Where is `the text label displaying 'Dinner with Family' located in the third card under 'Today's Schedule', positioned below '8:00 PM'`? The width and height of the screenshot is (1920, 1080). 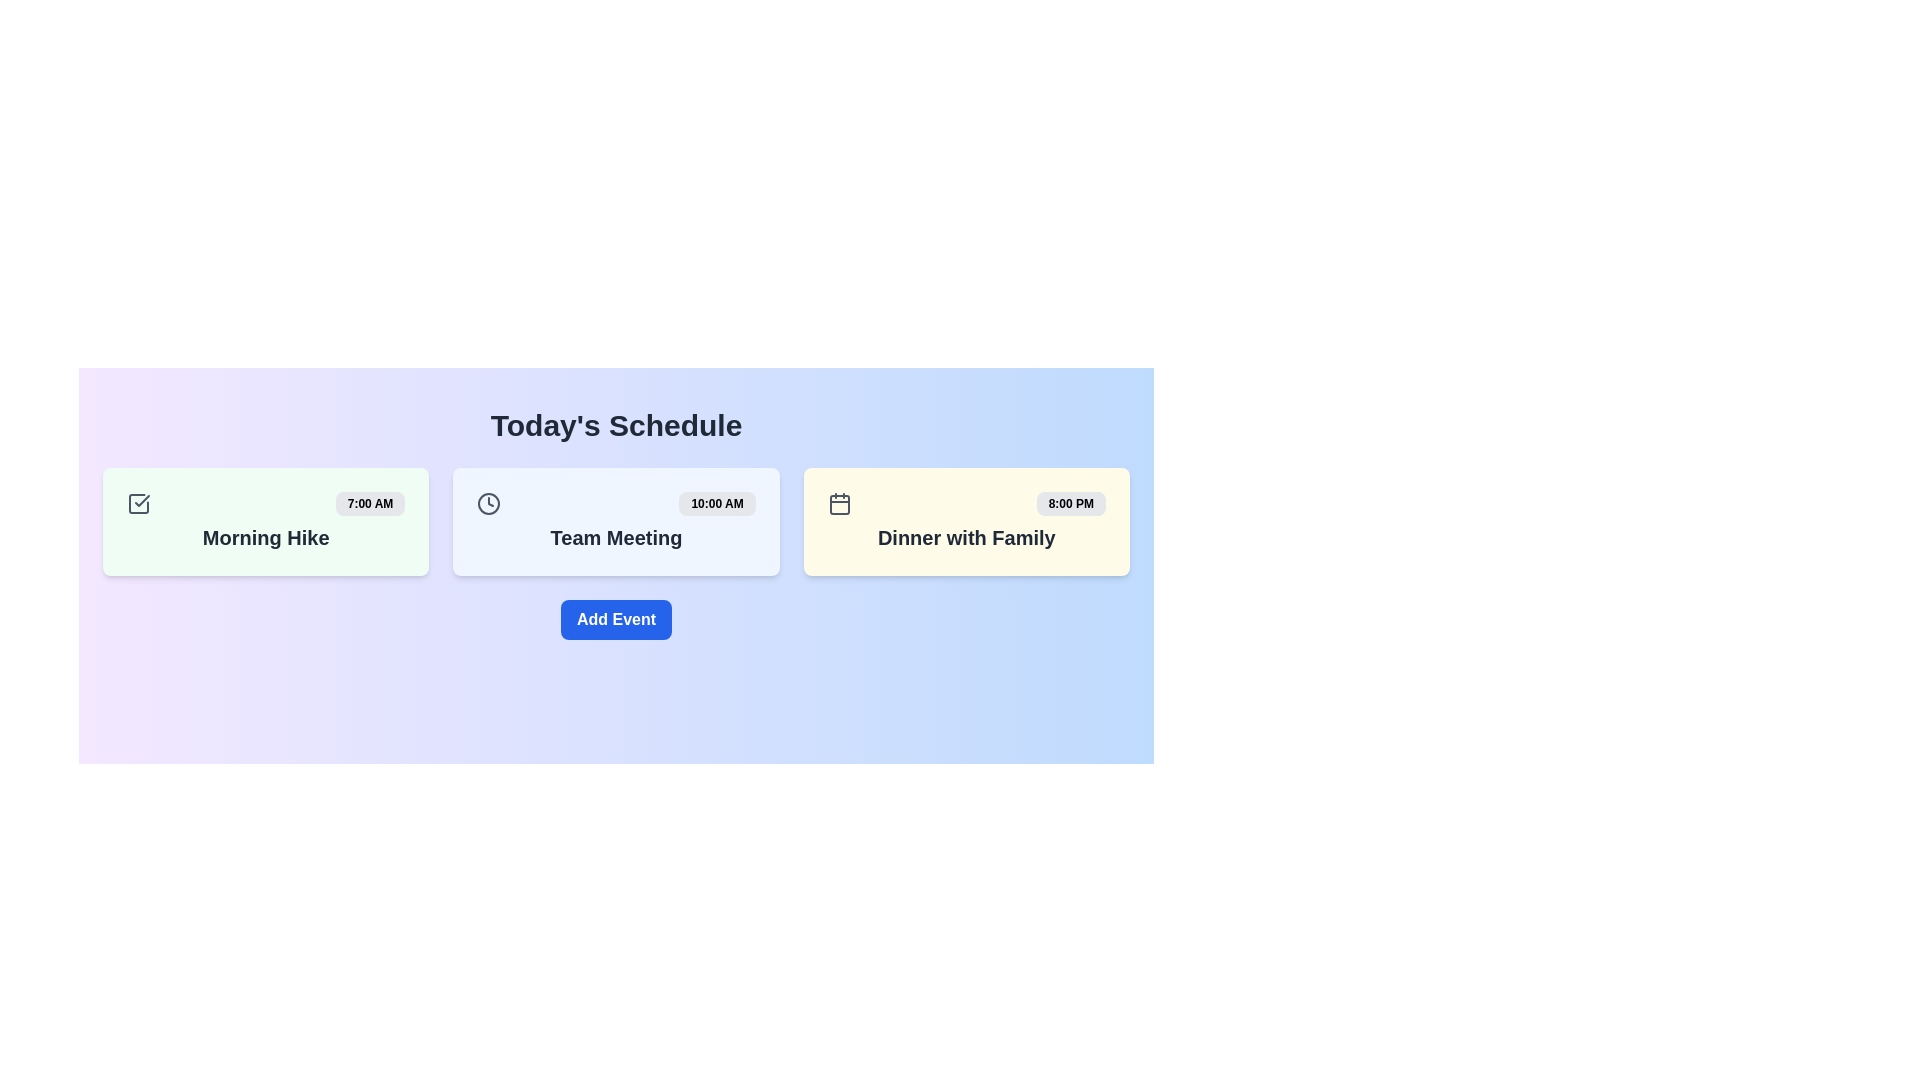 the text label displaying 'Dinner with Family' located in the third card under 'Today's Schedule', positioned below '8:00 PM' is located at coordinates (966, 536).